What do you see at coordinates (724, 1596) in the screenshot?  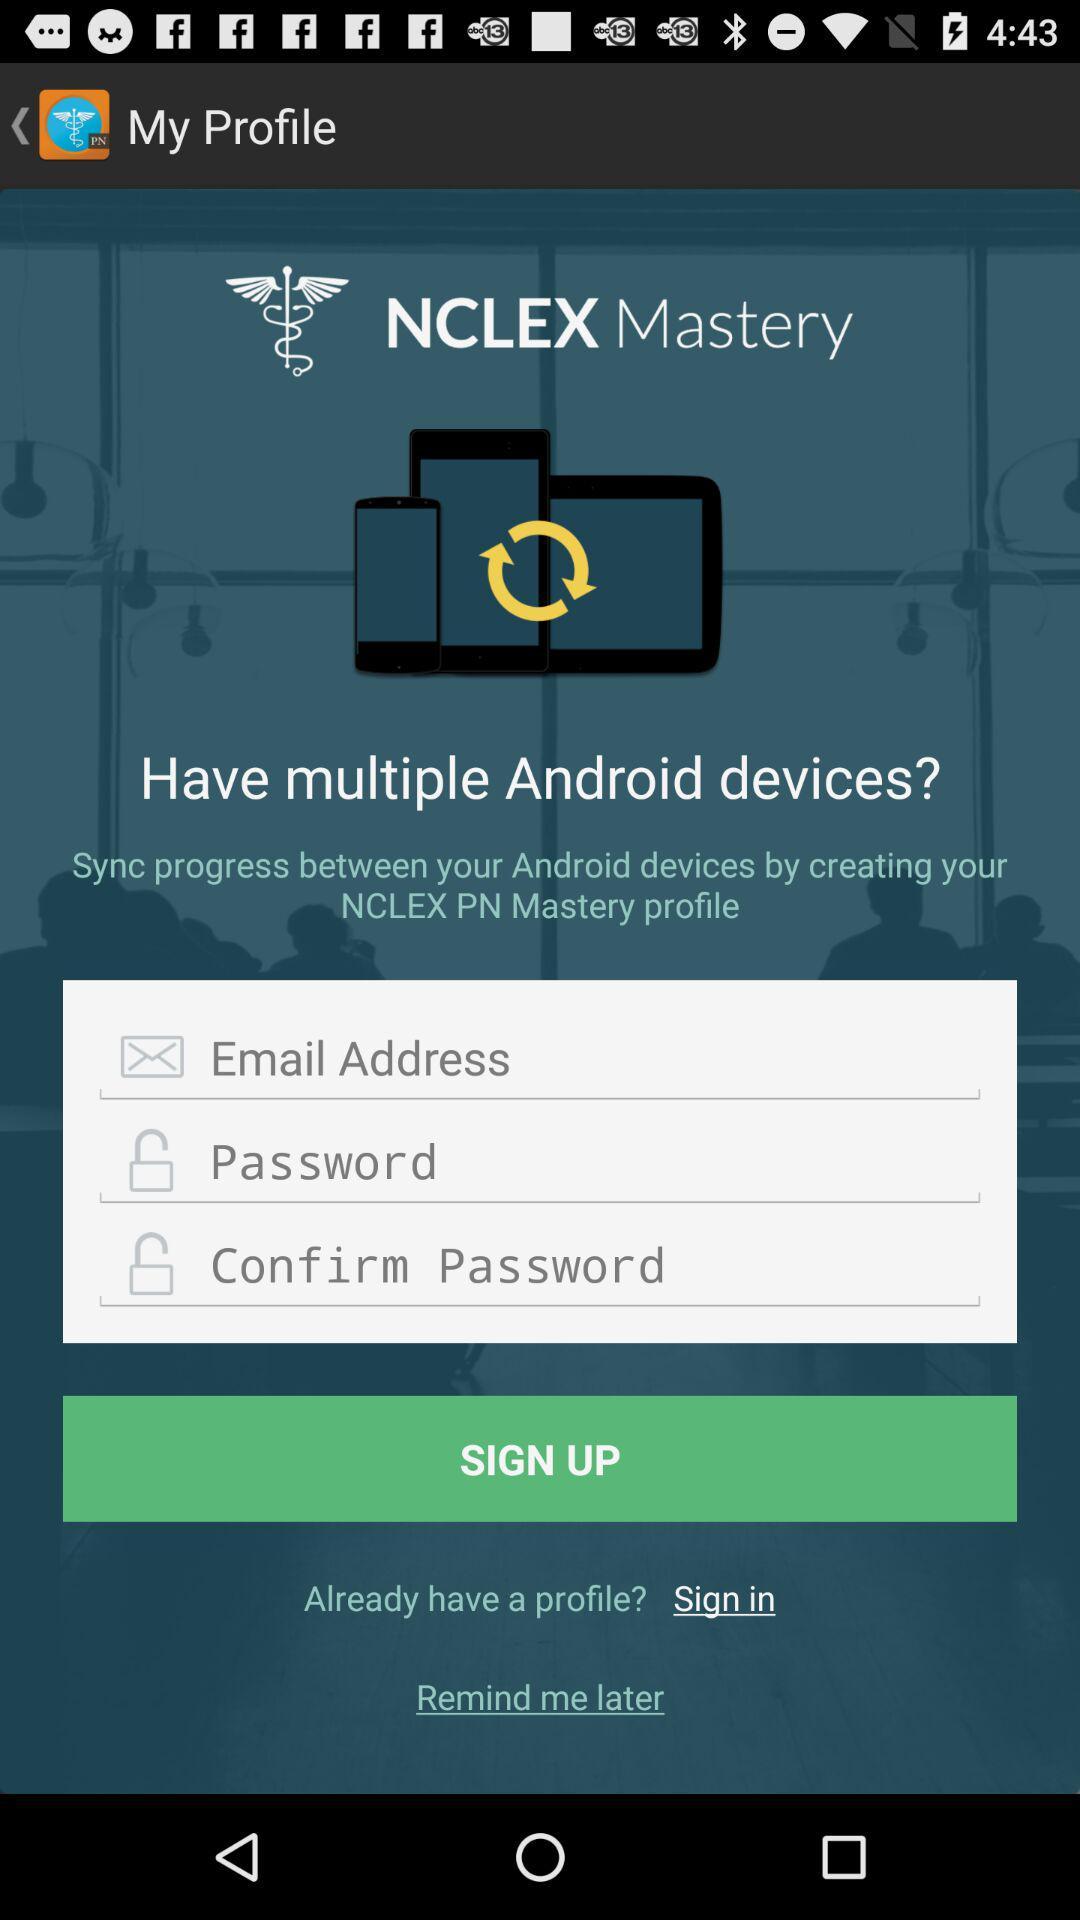 I see `item below the sign up button` at bounding box center [724, 1596].